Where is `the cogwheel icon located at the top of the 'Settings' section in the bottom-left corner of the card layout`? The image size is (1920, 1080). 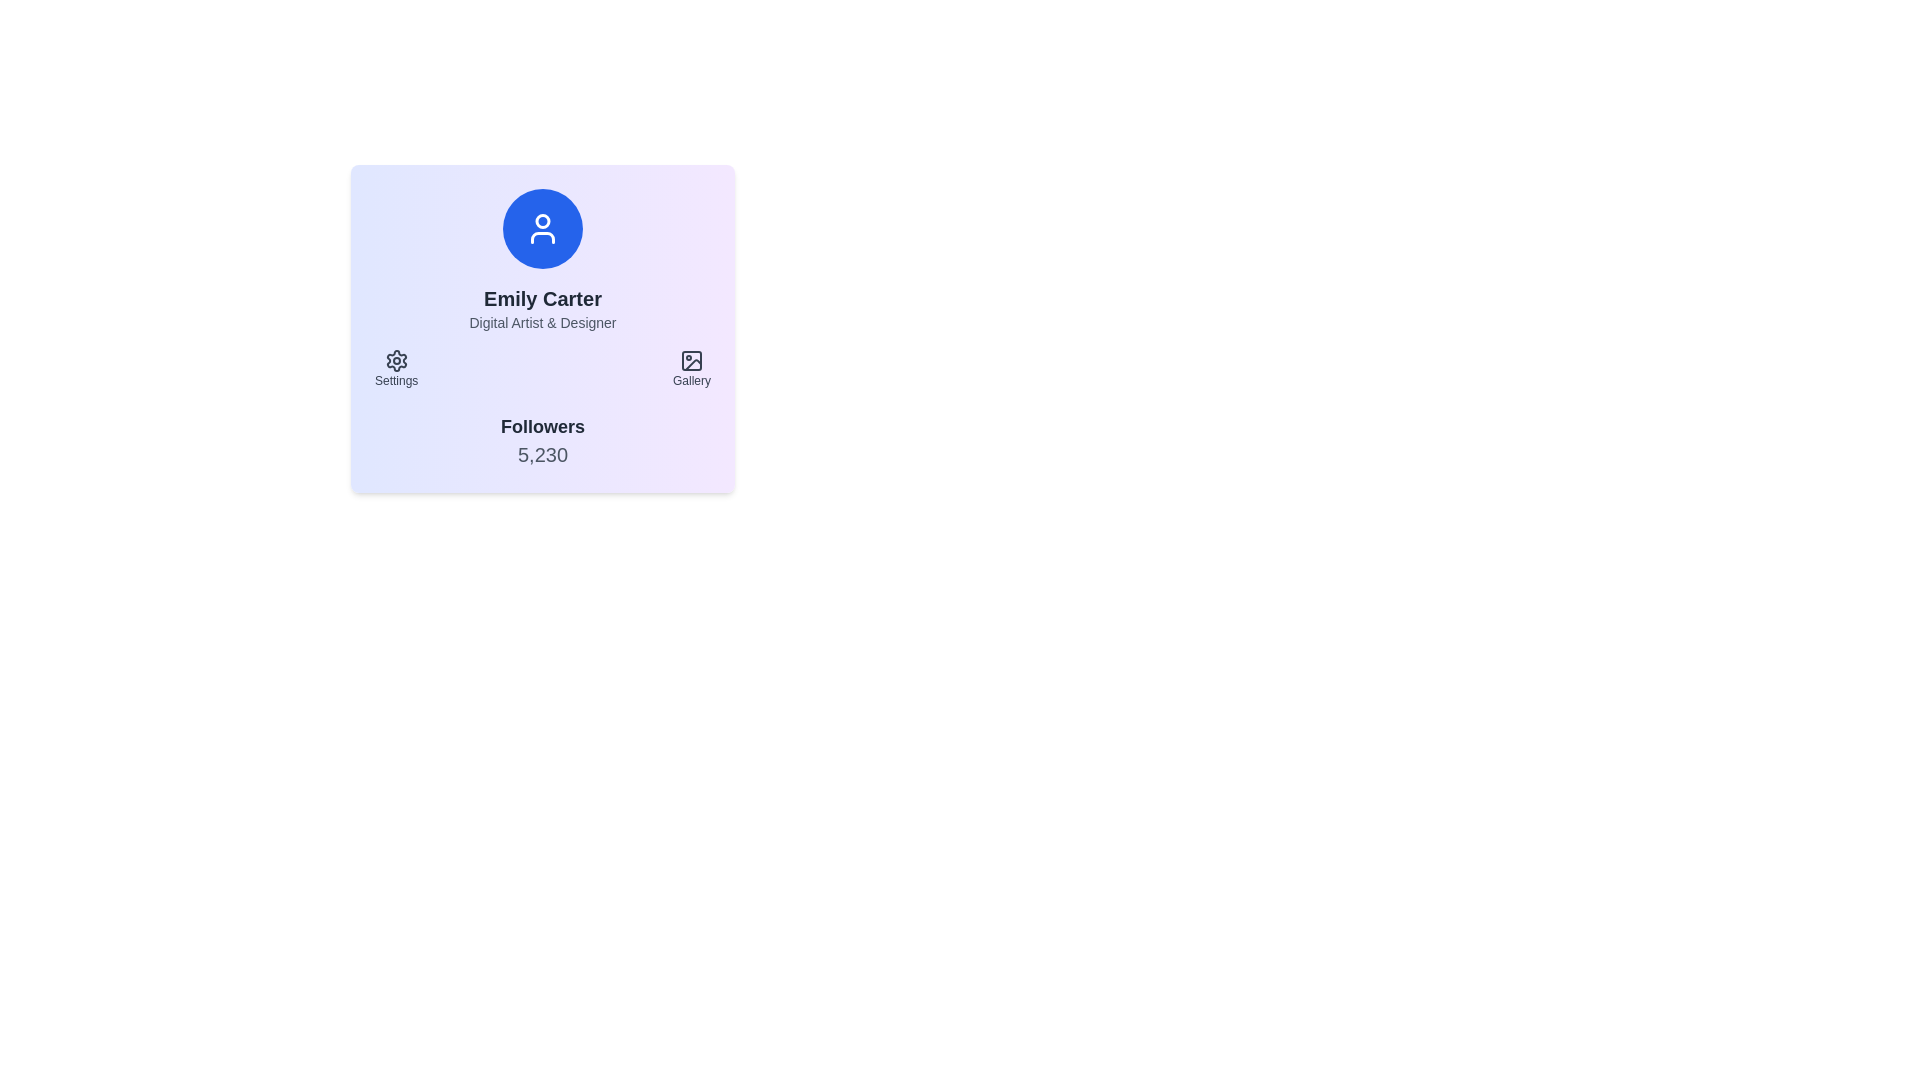 the cogwheel icon located at the top of the 'Settings' section in the bottom-left corner of the card layout is located at coordinates (396, 361).